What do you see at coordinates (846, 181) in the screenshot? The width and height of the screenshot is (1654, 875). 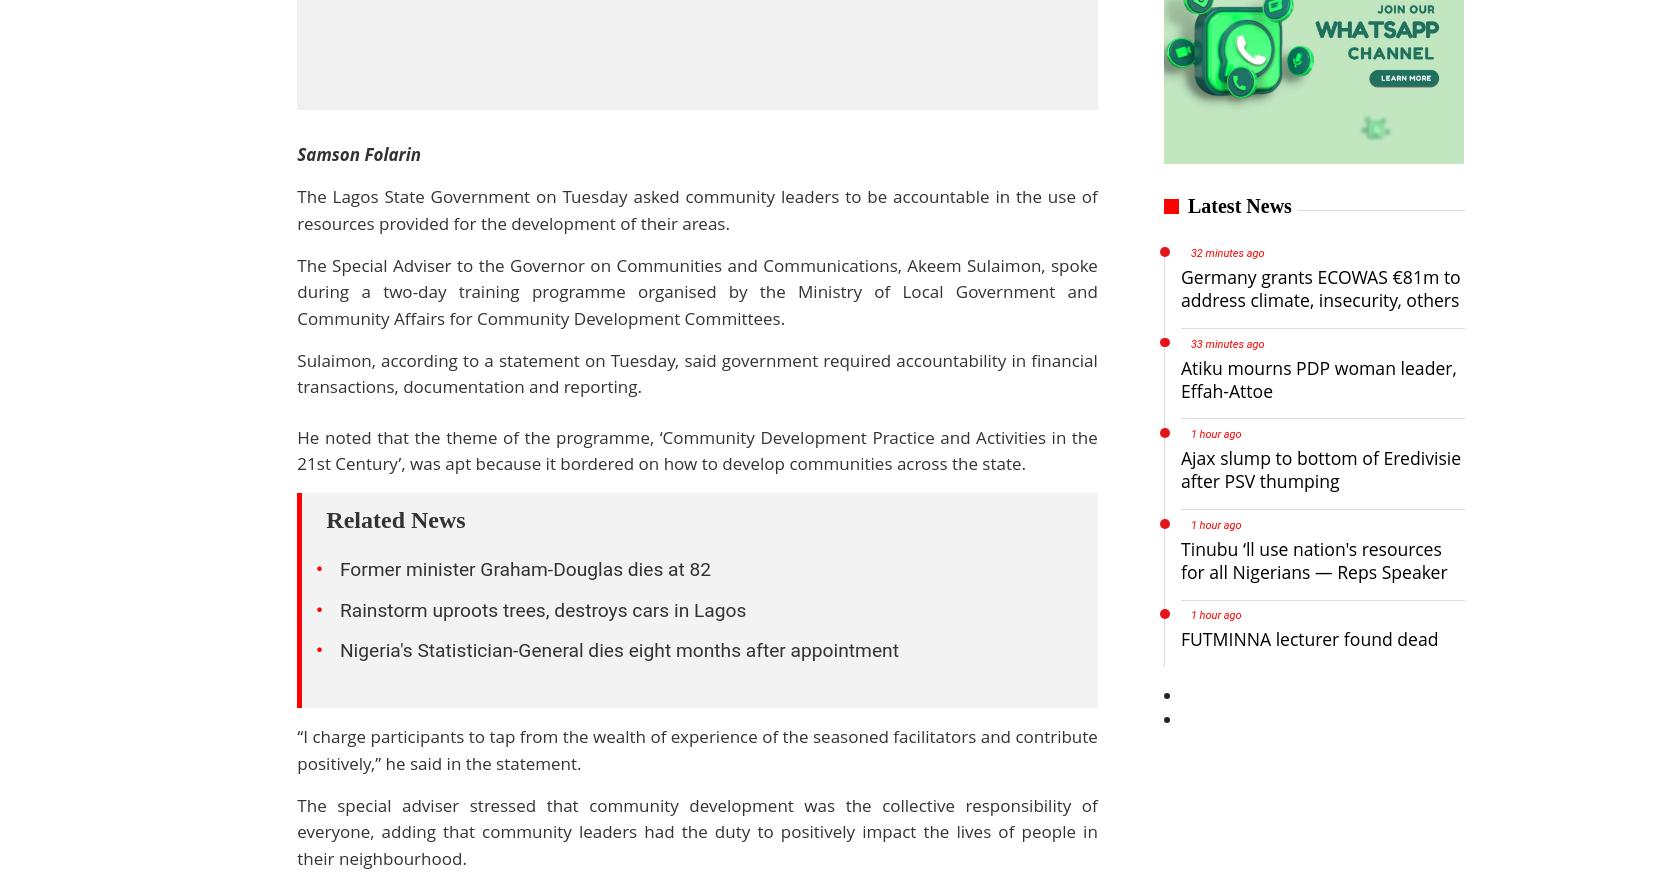 I see `'Join Now'` at bounding box center [846, 181].